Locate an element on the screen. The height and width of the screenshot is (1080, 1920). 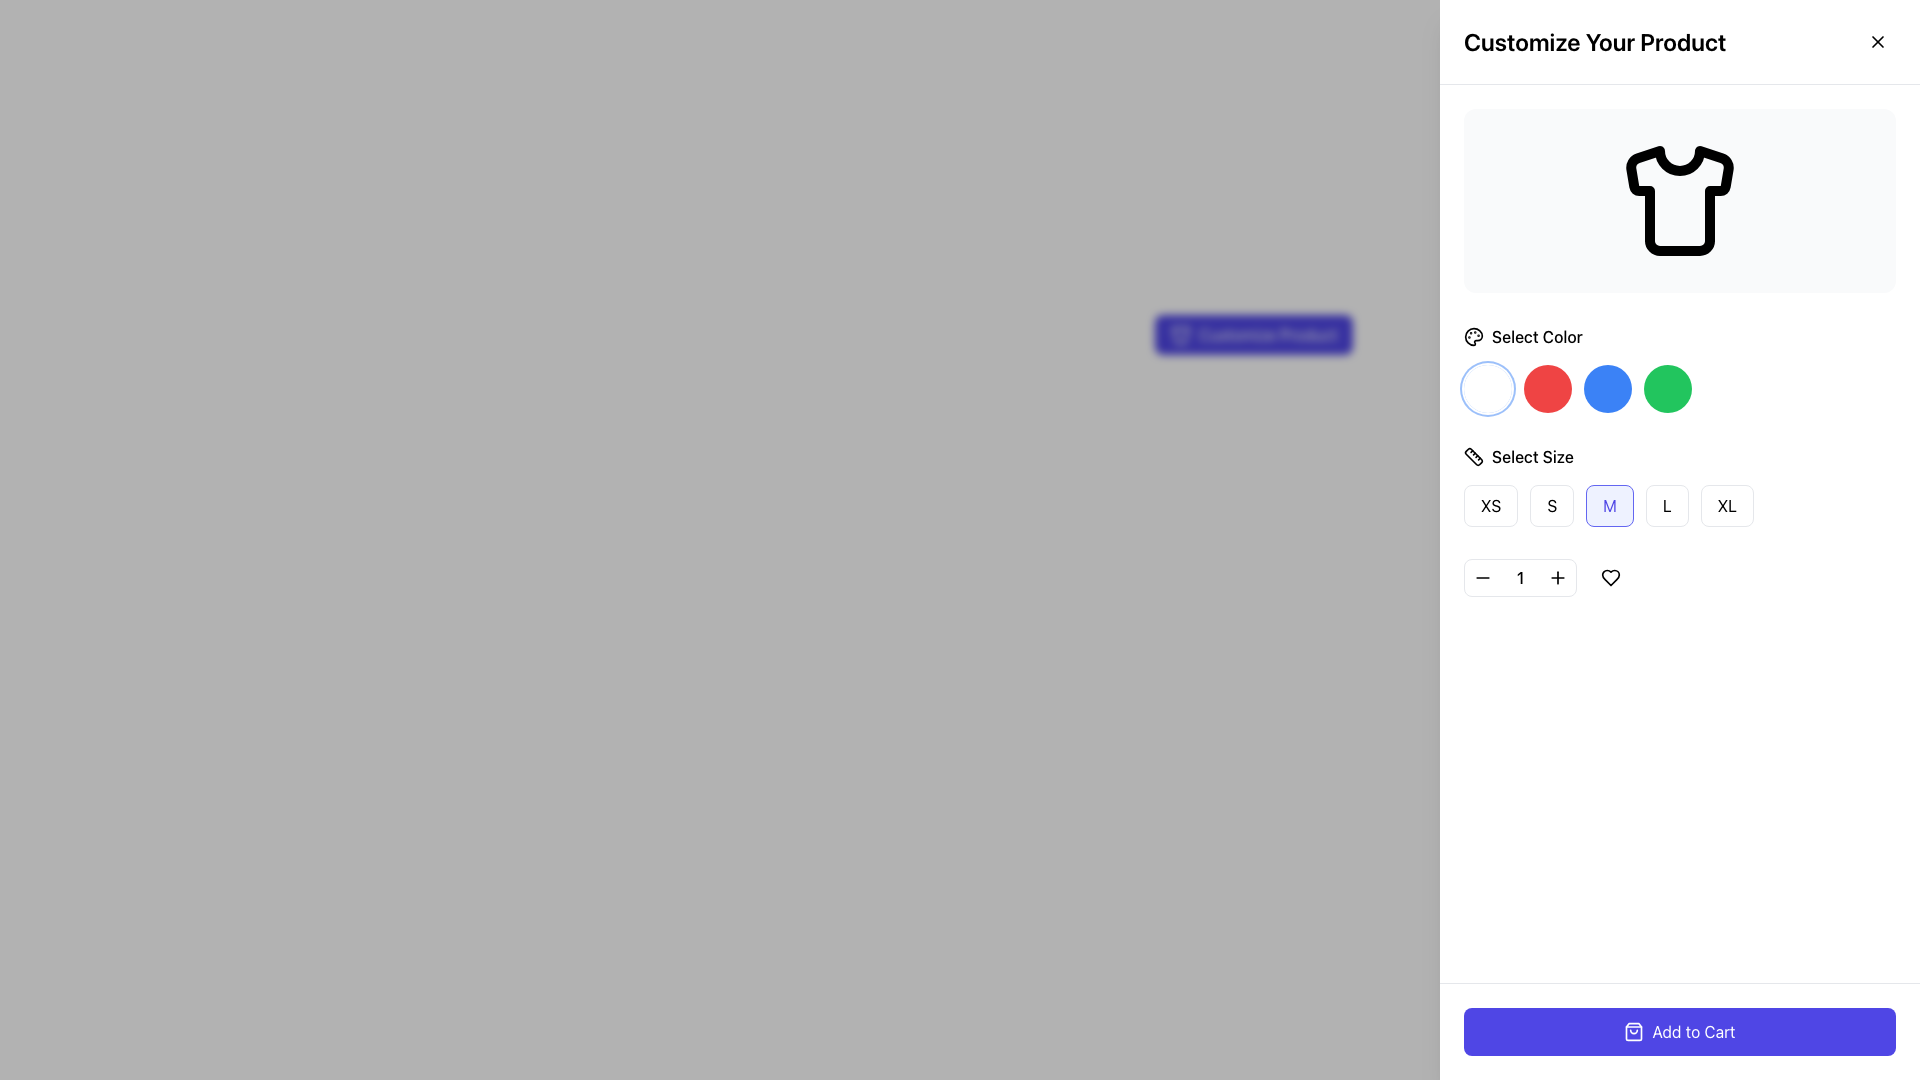
the 'Add to Cart' button, which is a wide rectangular button with an indigo background, rounded corners, and white text, located in the bottom-most panel of the right sidebar is located at coordinates (1680, 1032).